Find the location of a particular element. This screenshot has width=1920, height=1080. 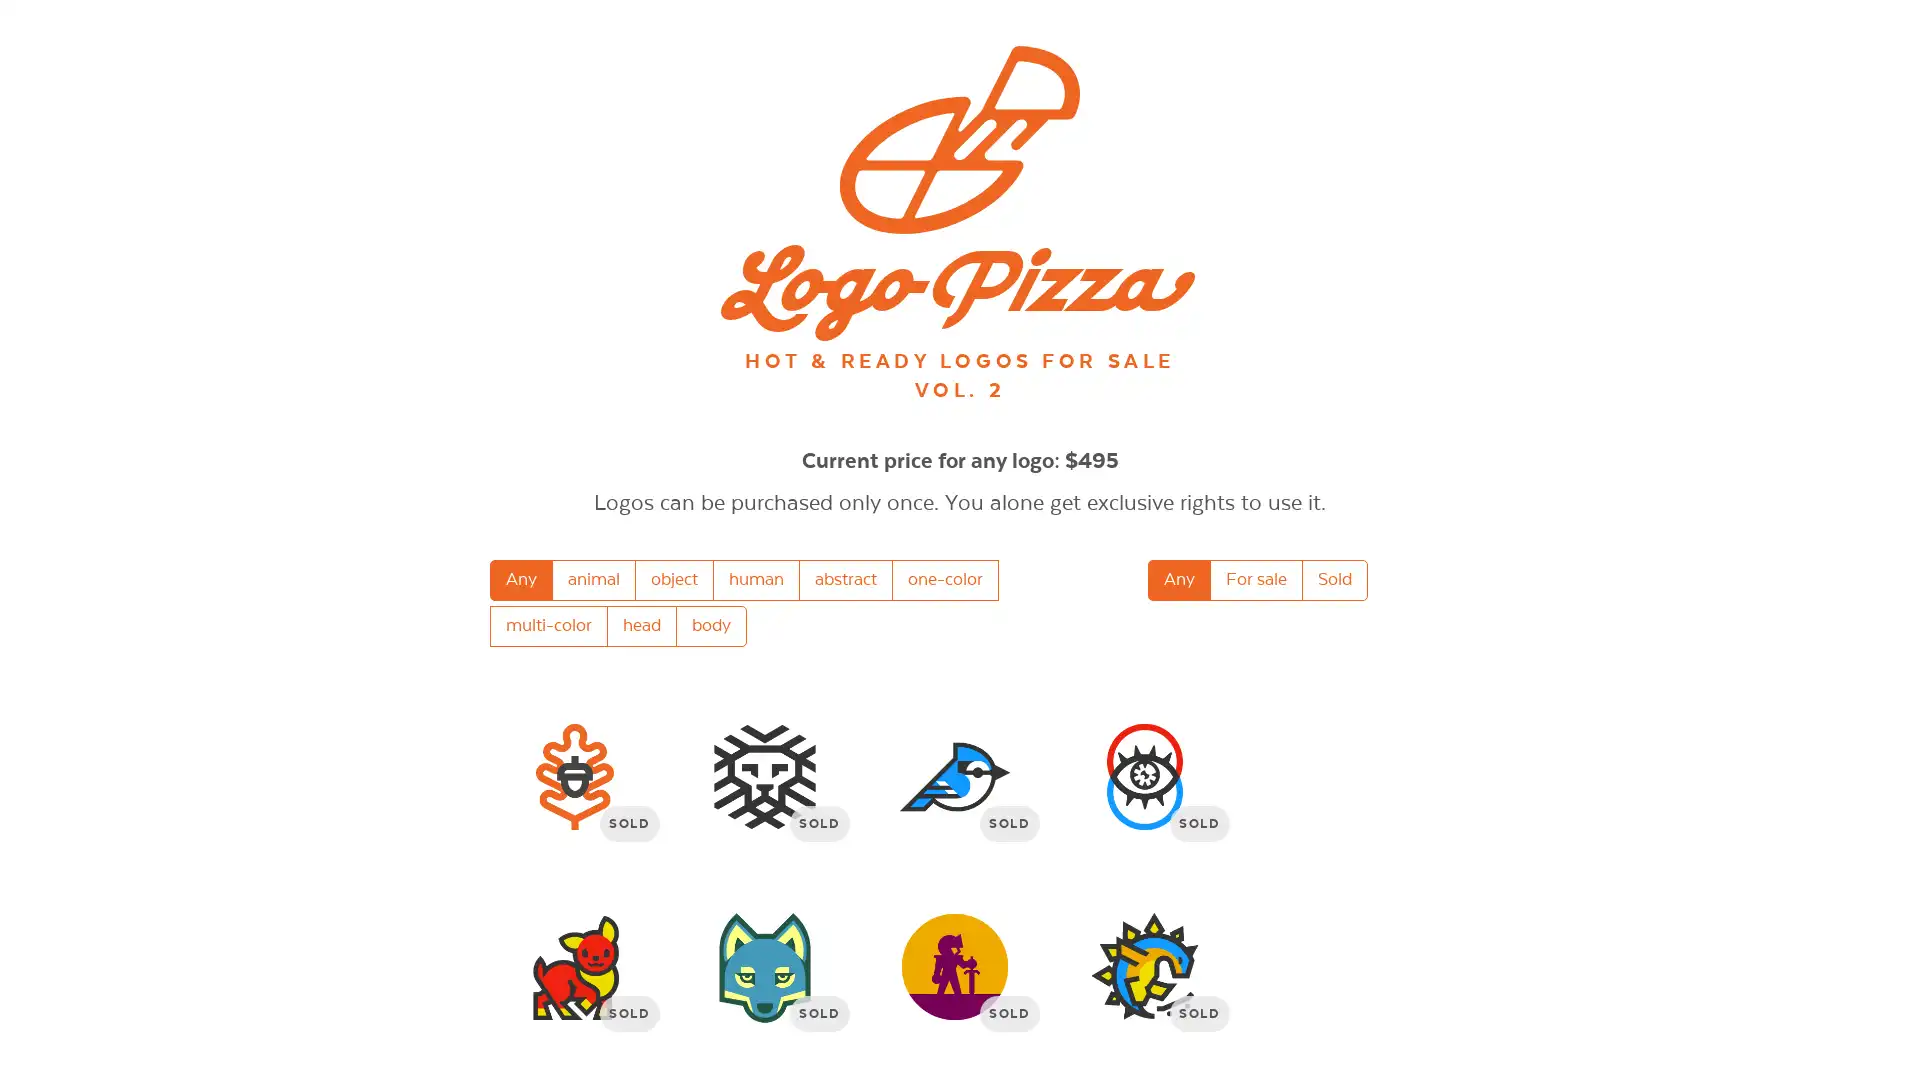

abstract is located at coordinates (845, 580).